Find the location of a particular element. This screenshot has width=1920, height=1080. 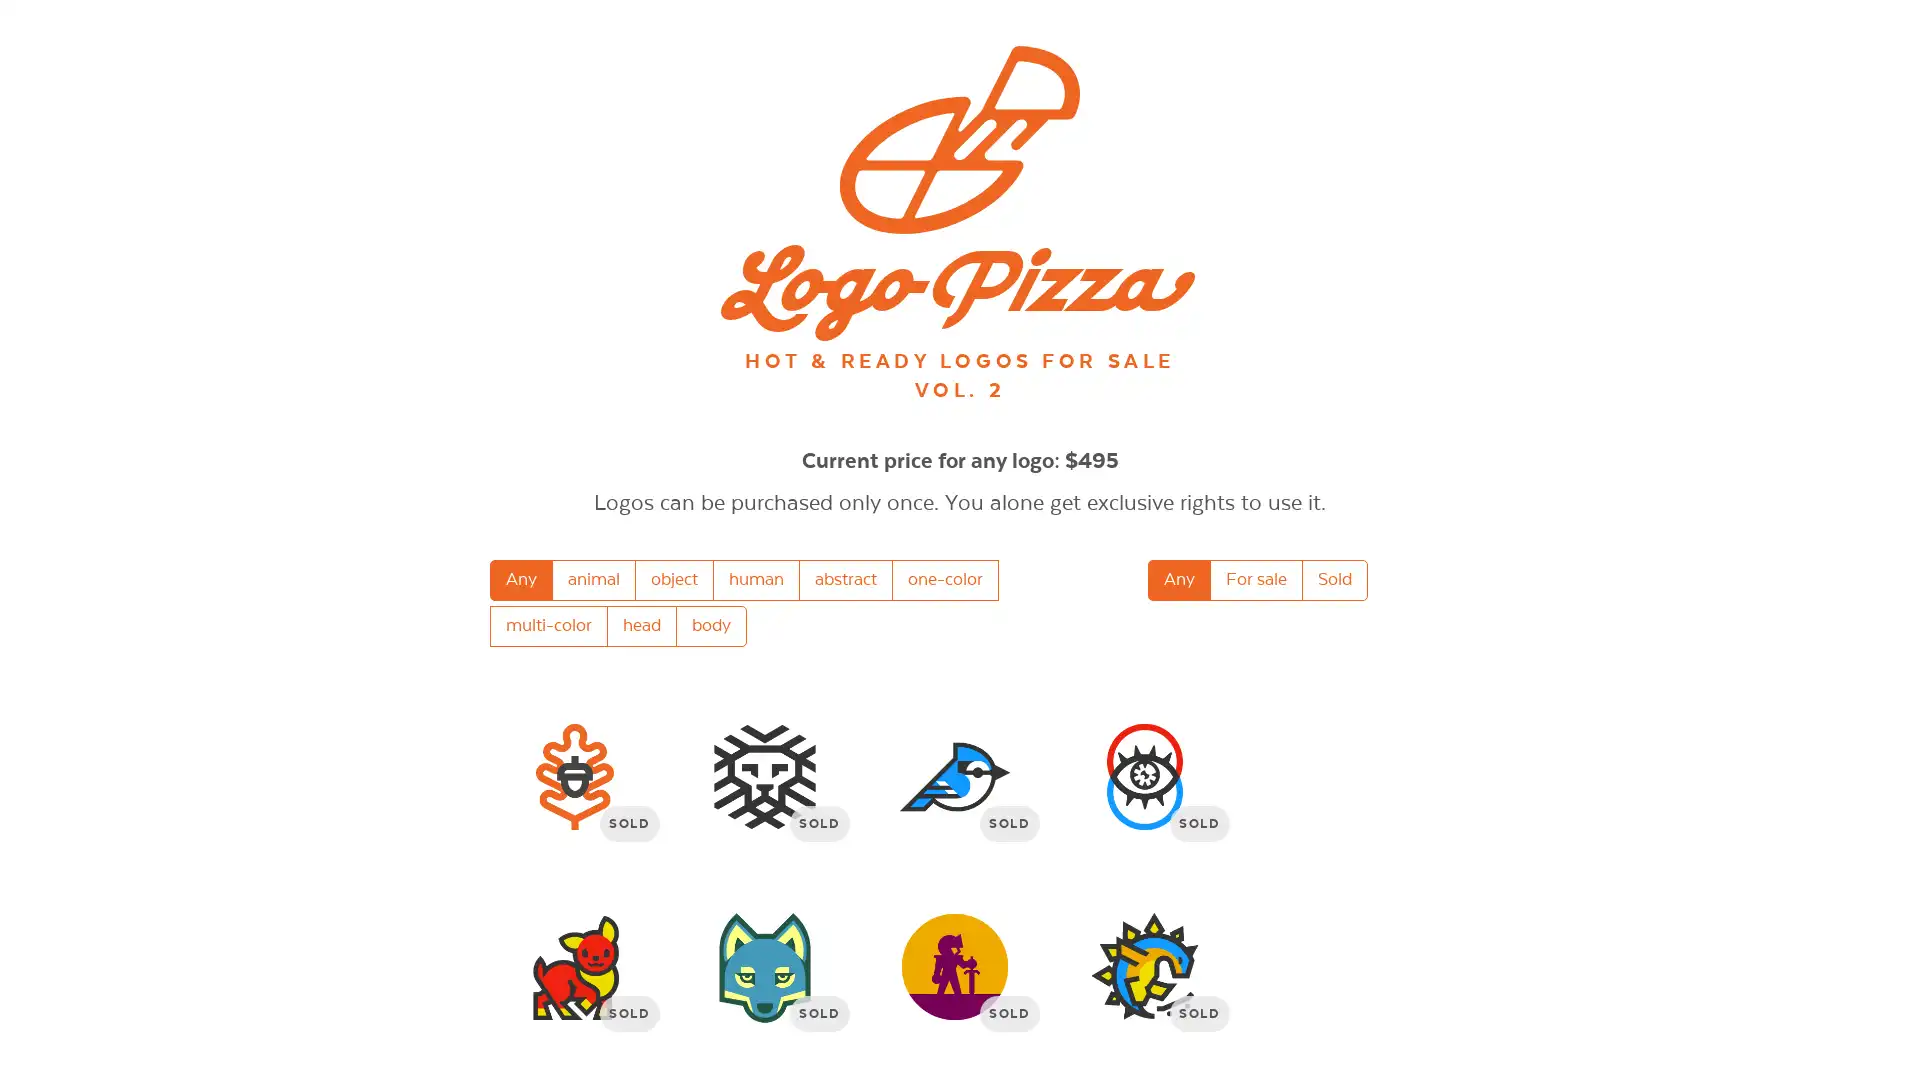

abstract is located at coordinates (845, 580).